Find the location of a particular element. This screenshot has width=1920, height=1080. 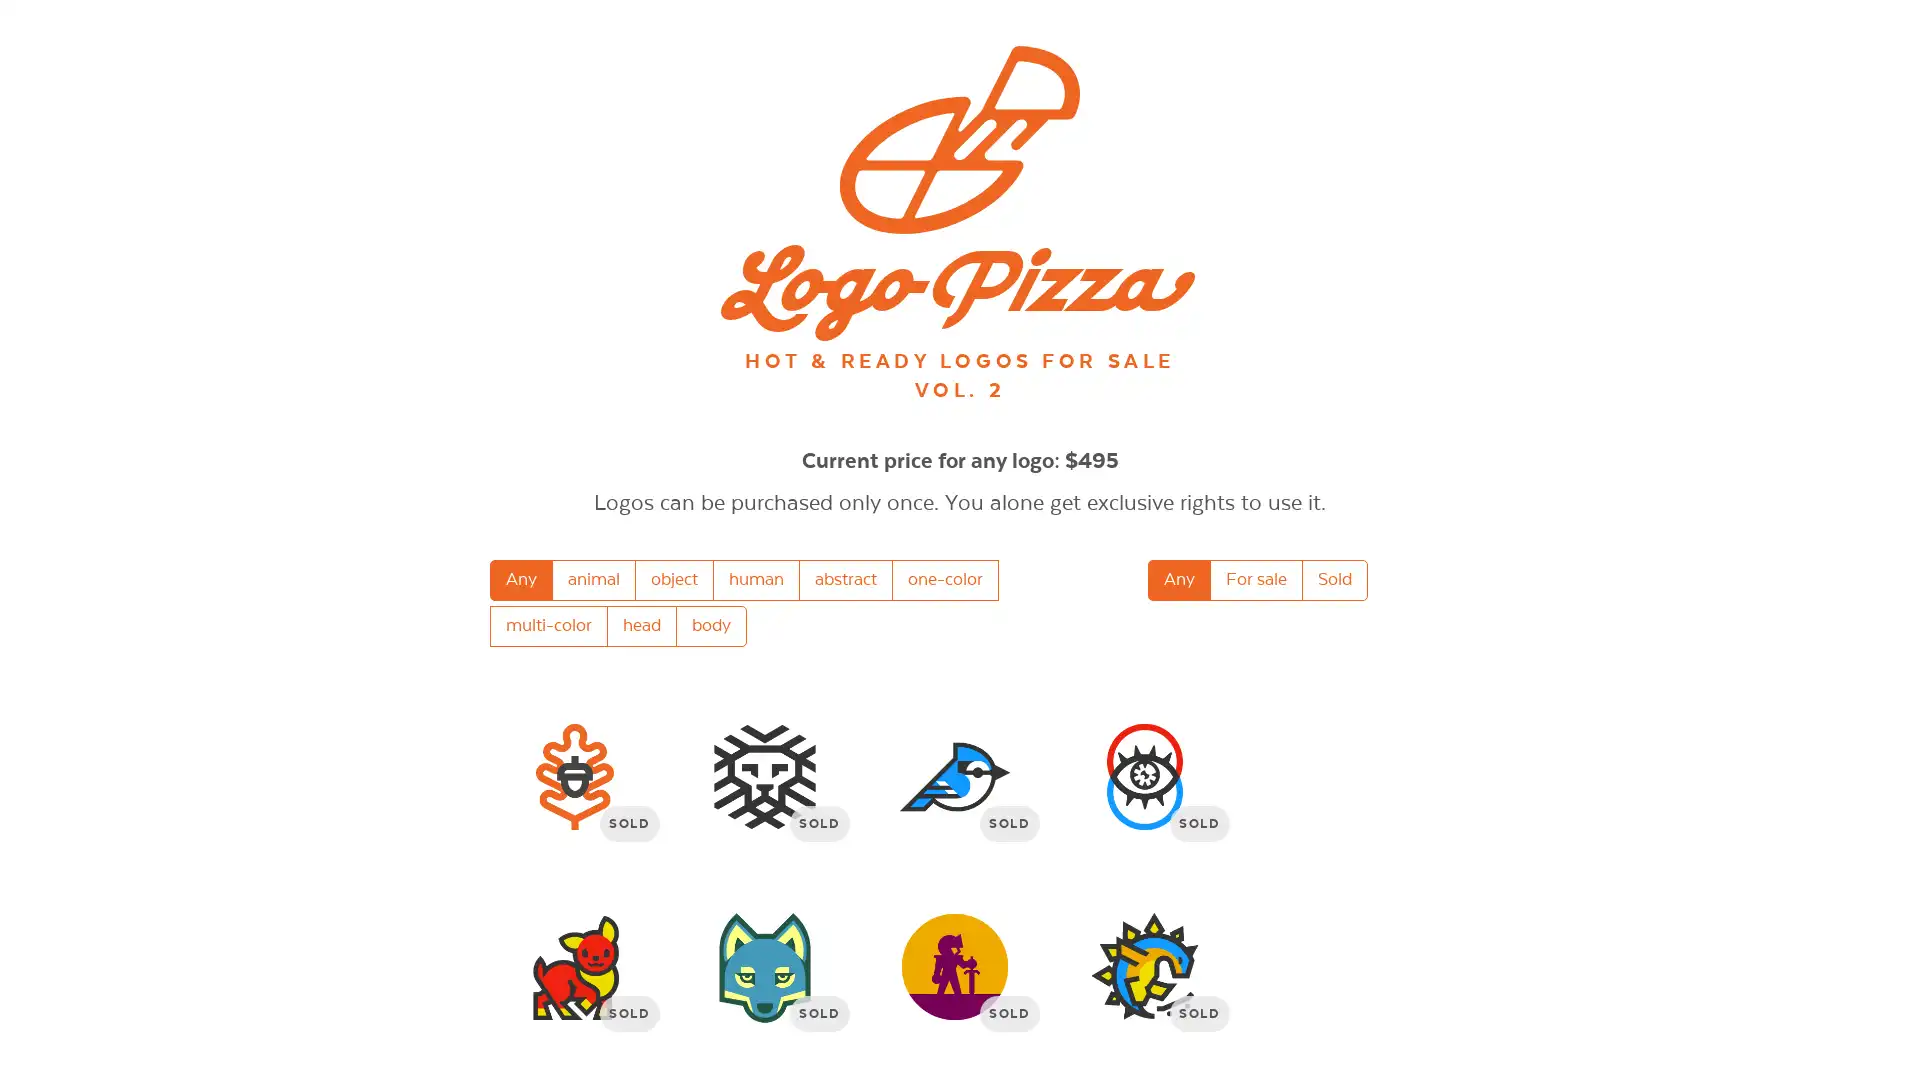

abstract is located at coordinates (845, 580).